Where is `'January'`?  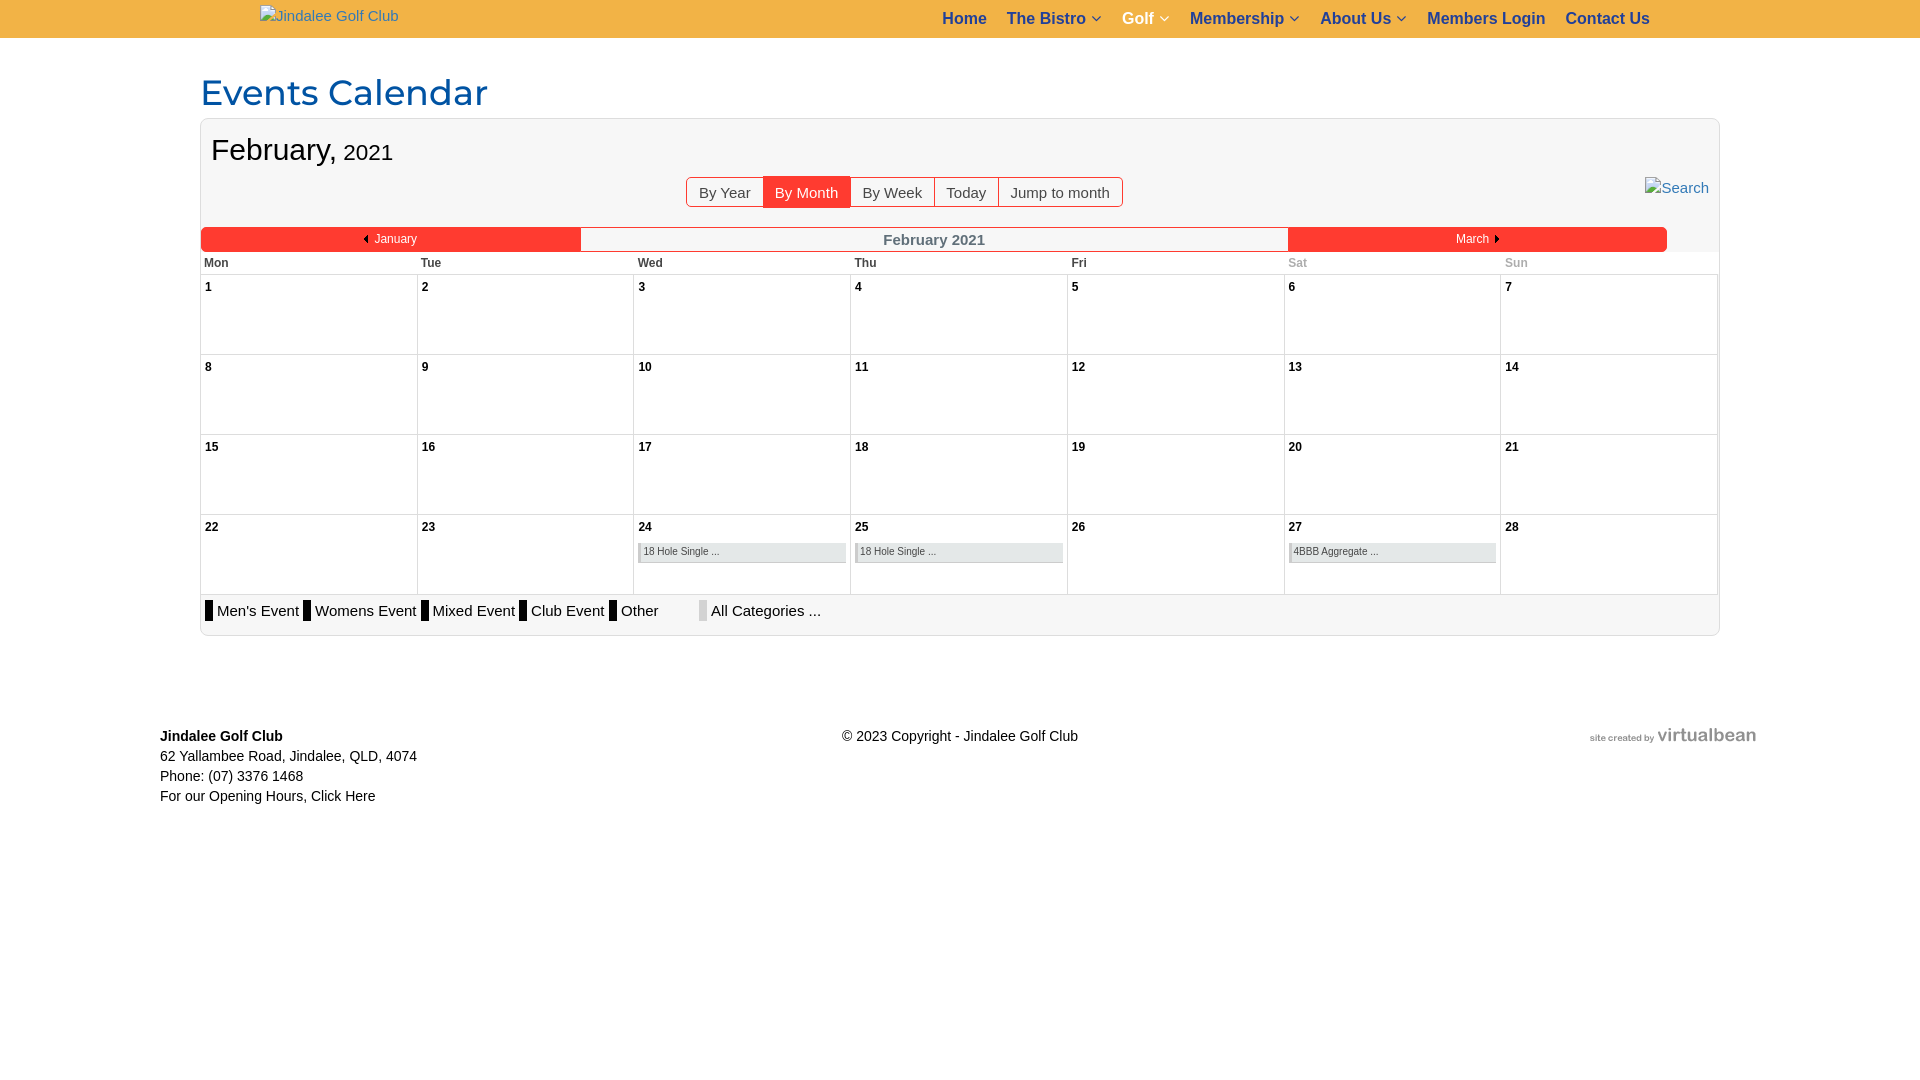
'January' is located at coordinates (390, 238).